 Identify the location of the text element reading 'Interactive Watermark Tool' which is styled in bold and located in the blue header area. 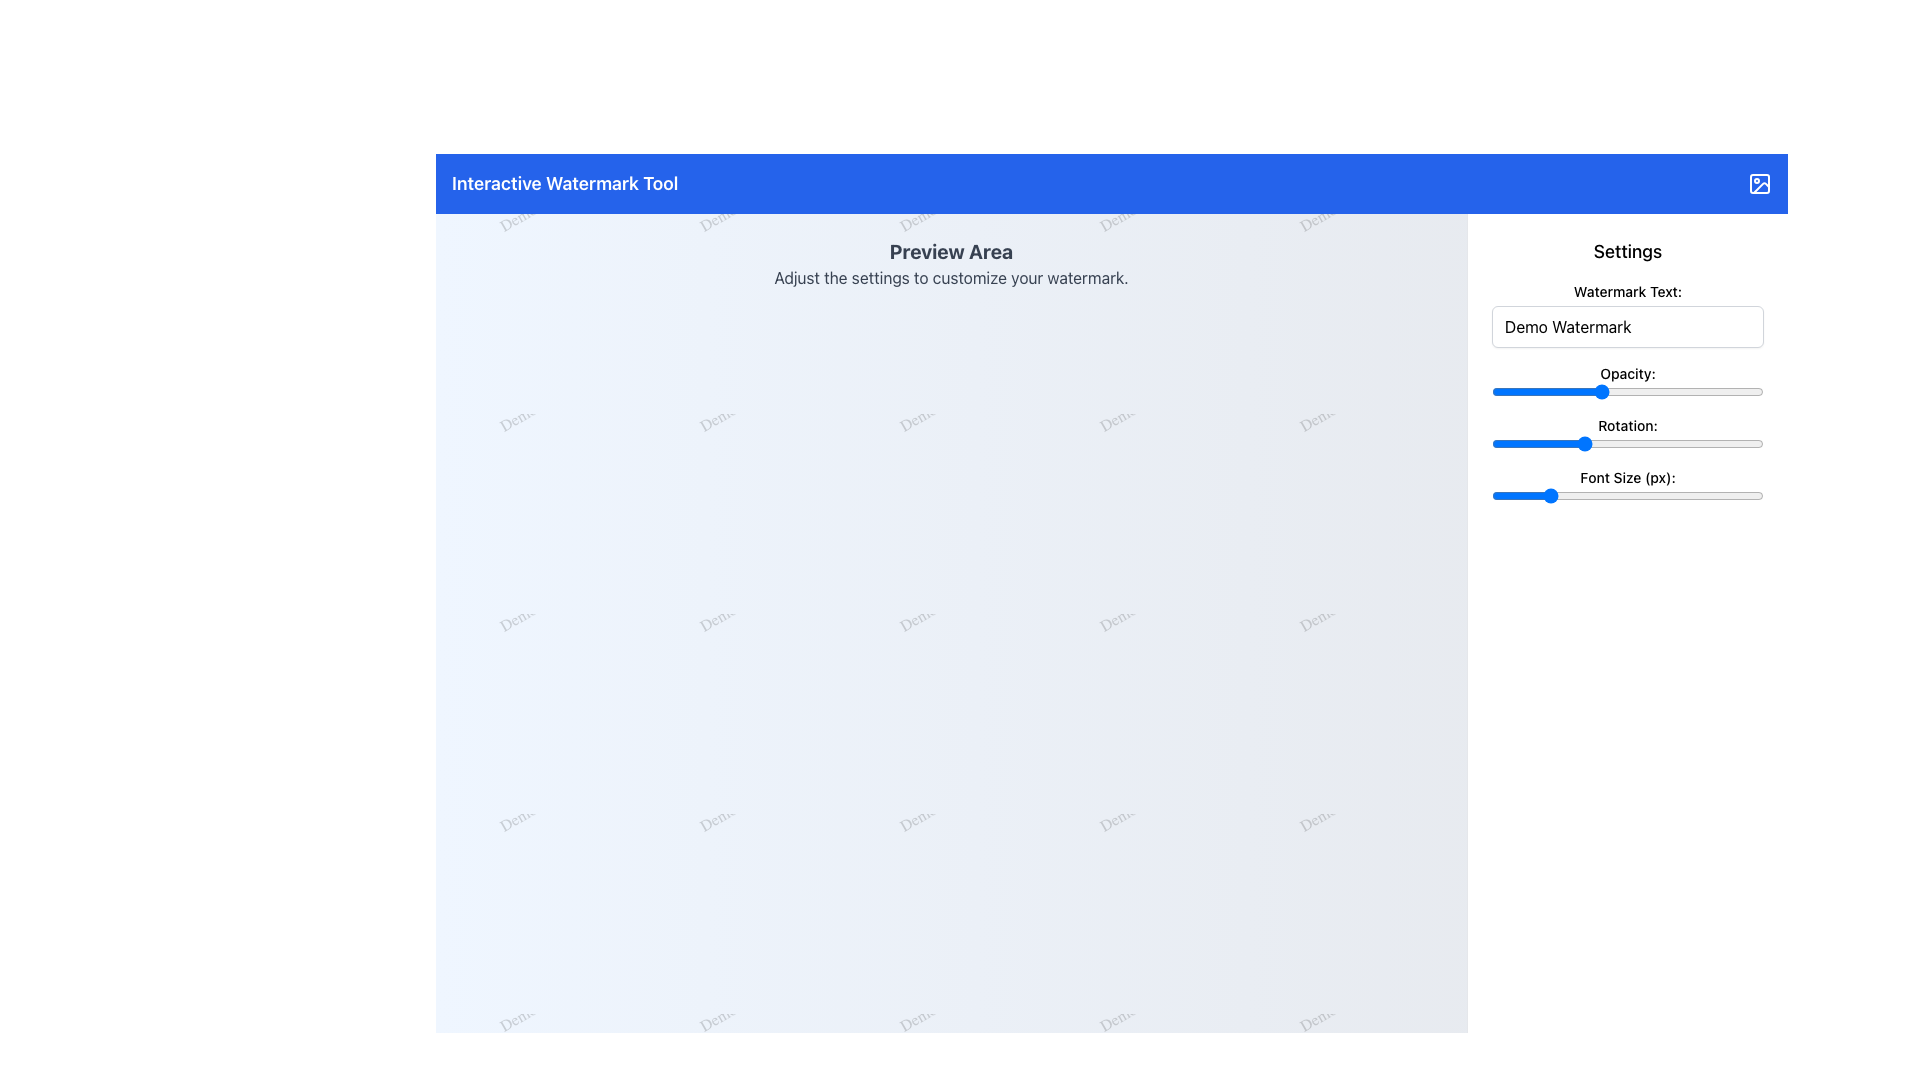
(564, 184).